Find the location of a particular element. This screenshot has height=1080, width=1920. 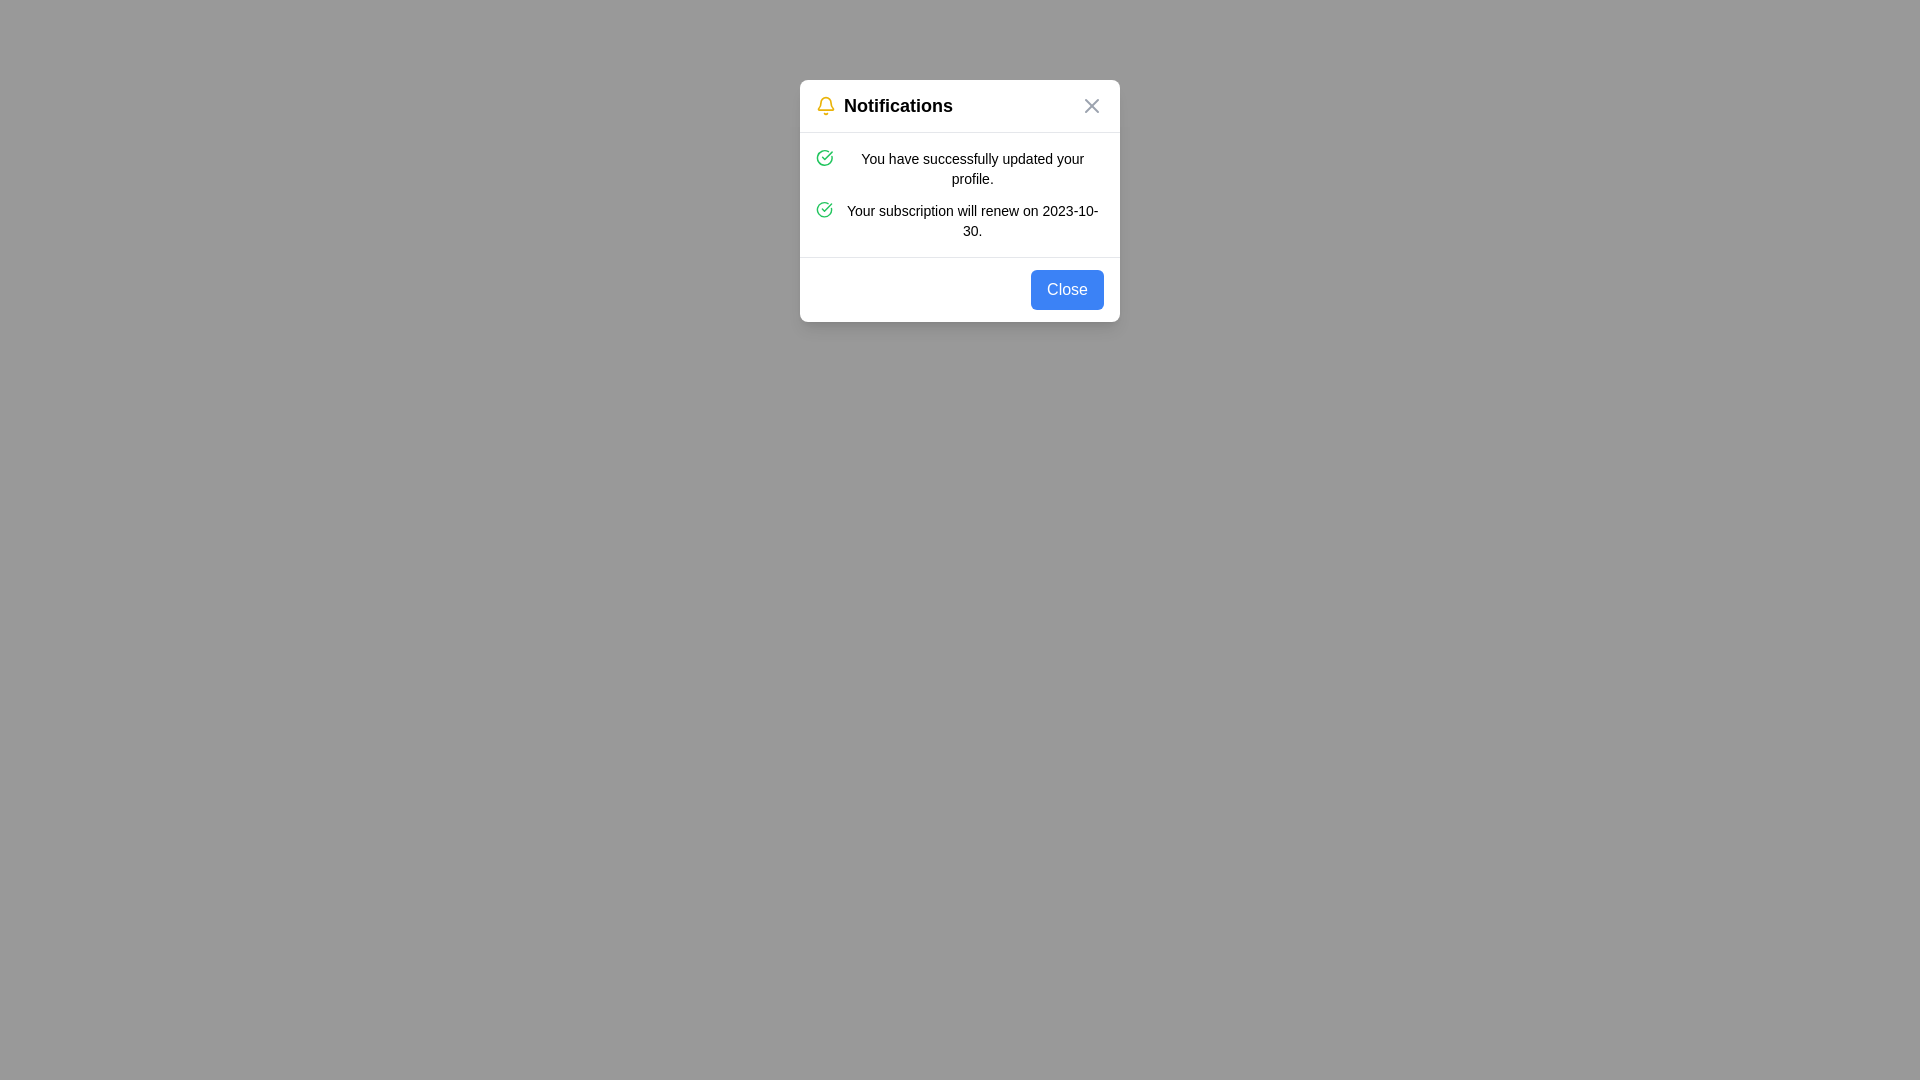

the green circular checkmark icon located to the left of the text 'You have successfully updated your profile' is located at coordinates (824, 157).